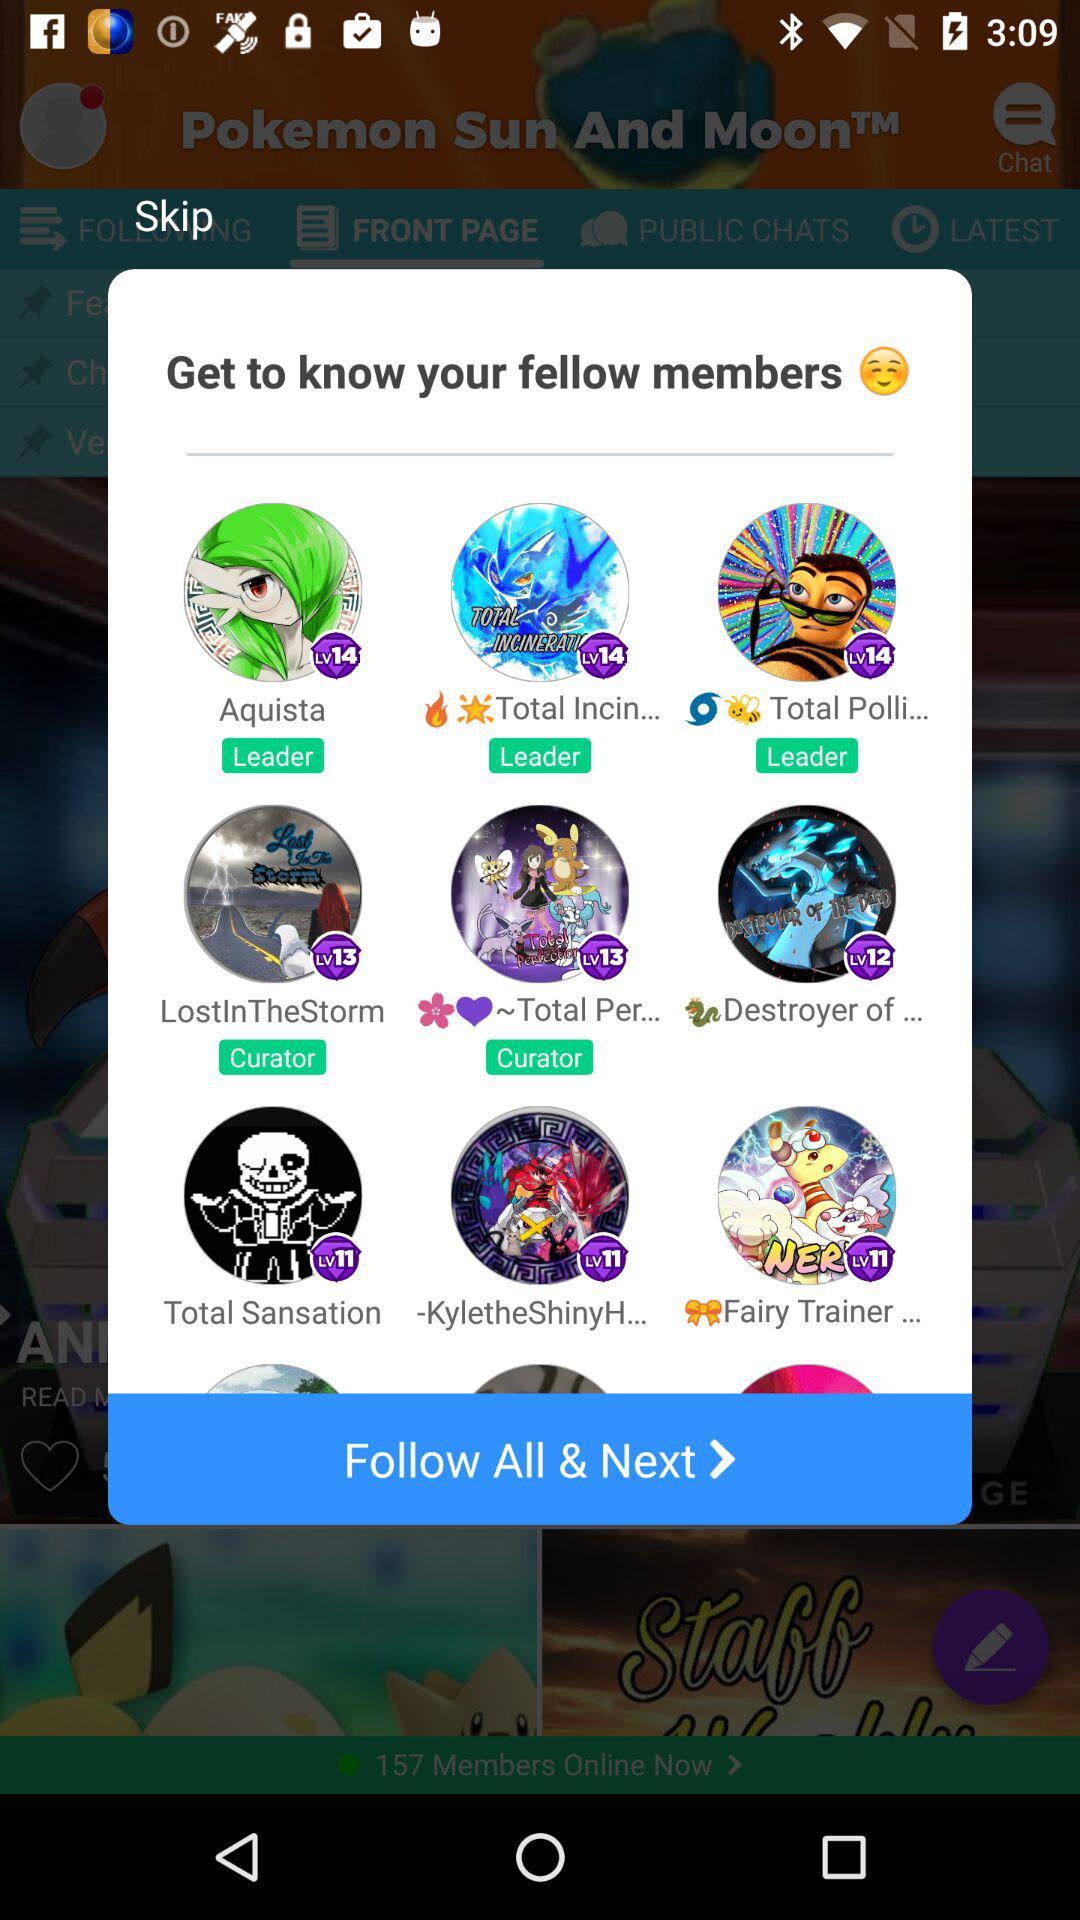  Describe the element at coordinates (273, 892) in the screenshot. I see `the image which is above lostlnthestorm` at that location.